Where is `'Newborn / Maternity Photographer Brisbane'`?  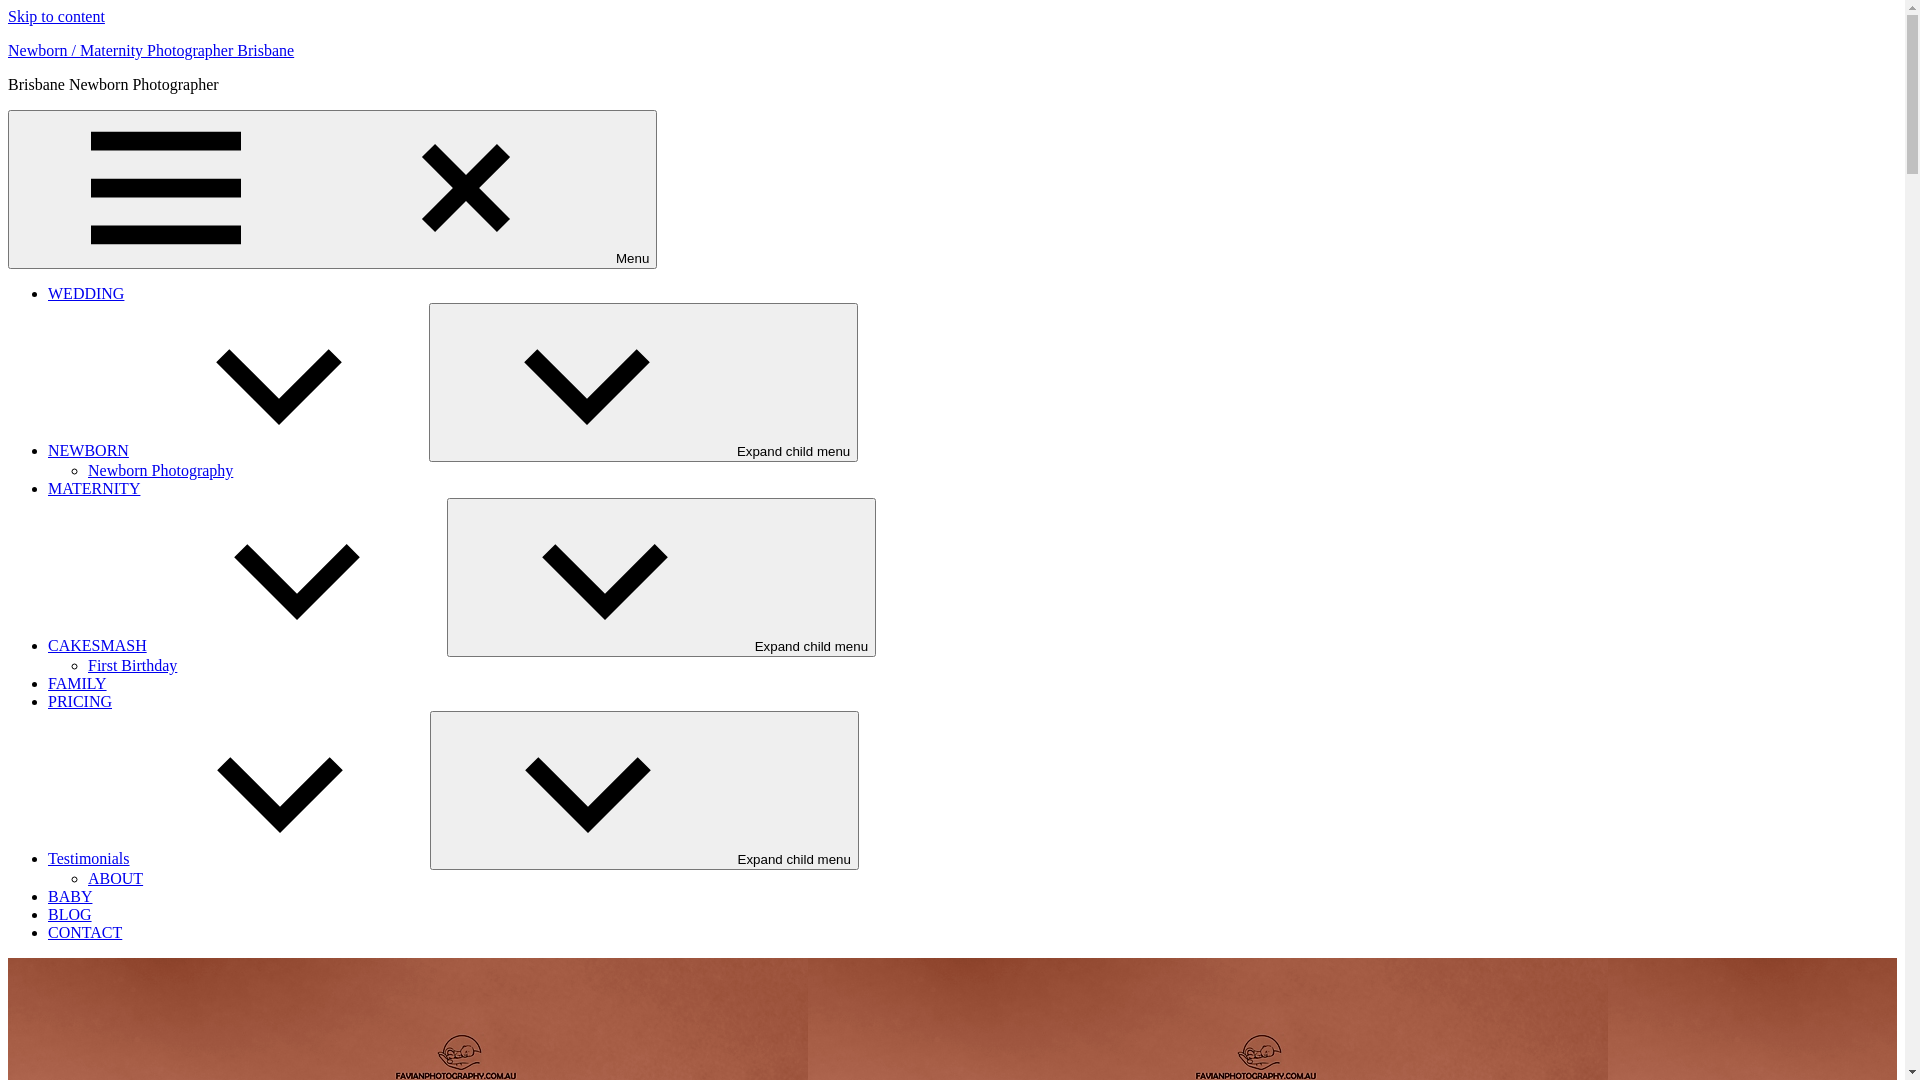 'Newborn / Maternity Photographer Brisbane' is located at coordinates (149, 49).